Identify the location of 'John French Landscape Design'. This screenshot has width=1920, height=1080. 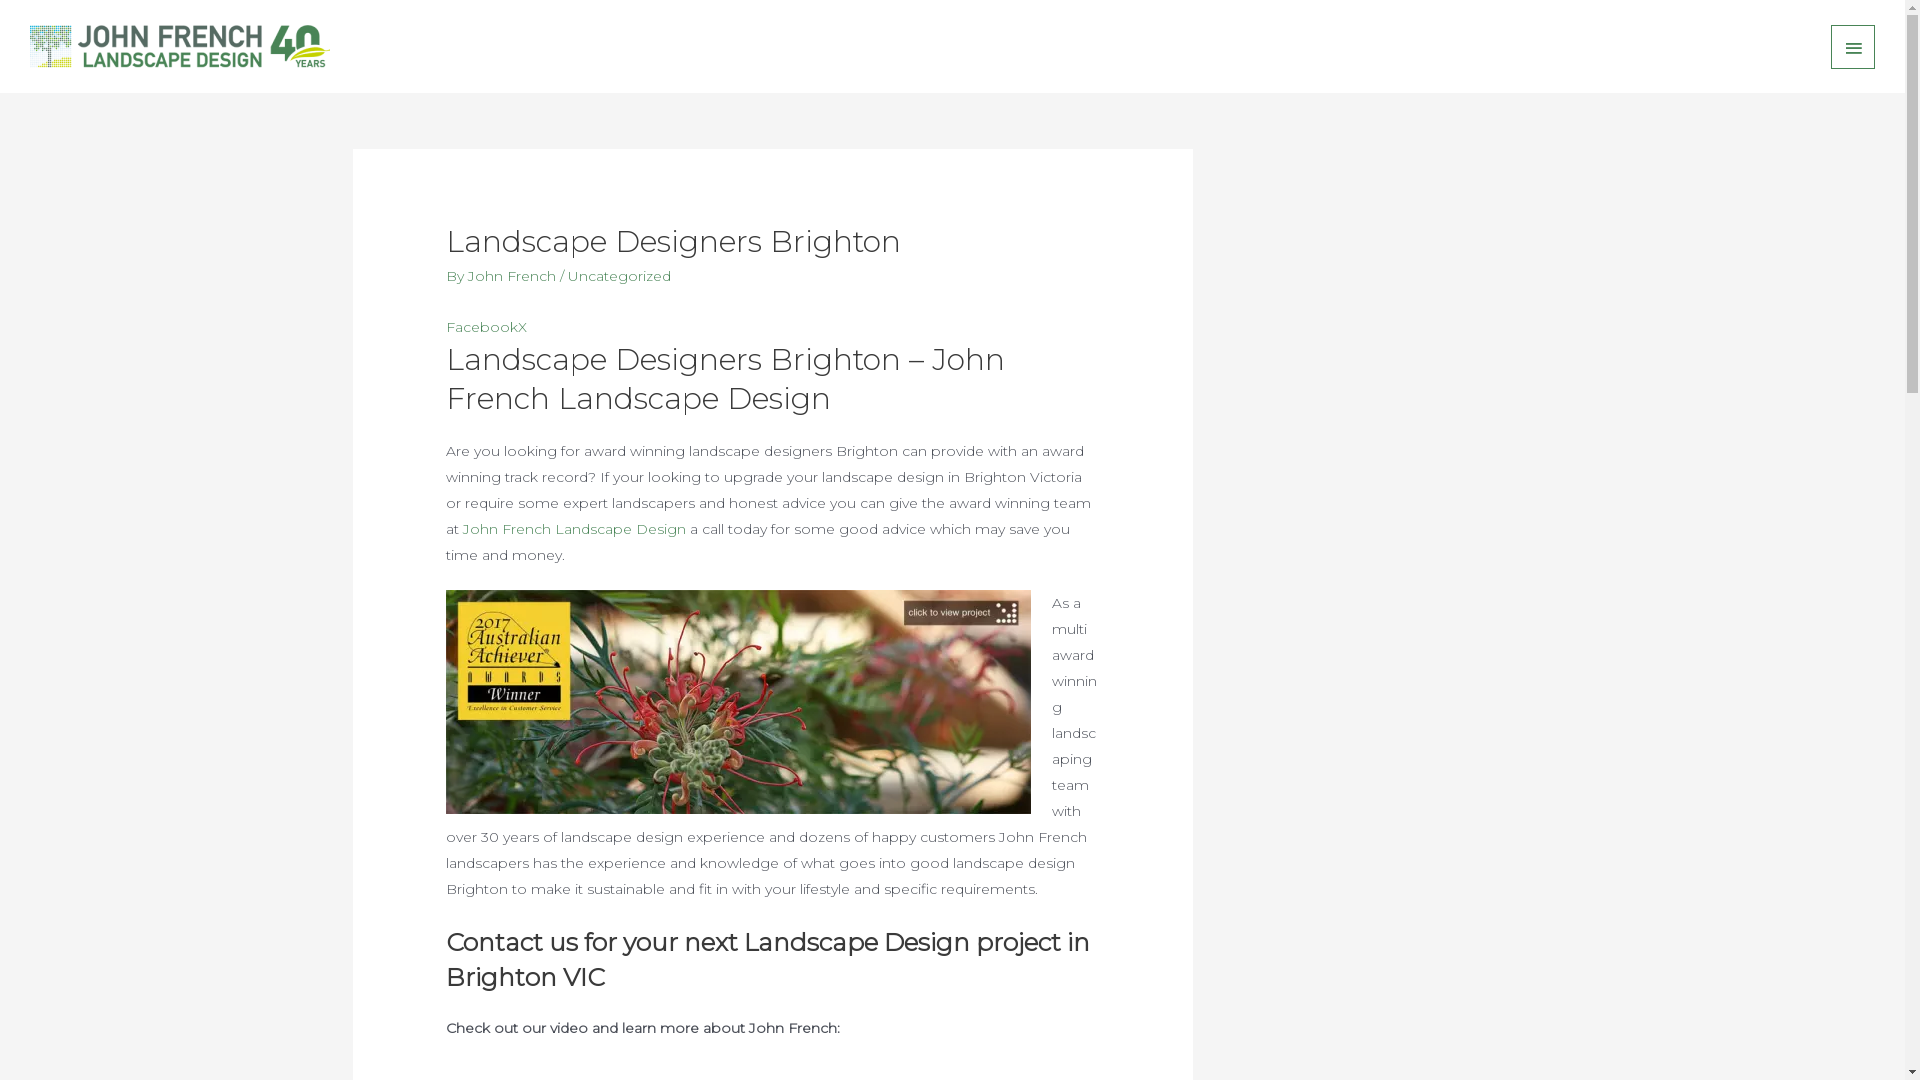
(461, 527).